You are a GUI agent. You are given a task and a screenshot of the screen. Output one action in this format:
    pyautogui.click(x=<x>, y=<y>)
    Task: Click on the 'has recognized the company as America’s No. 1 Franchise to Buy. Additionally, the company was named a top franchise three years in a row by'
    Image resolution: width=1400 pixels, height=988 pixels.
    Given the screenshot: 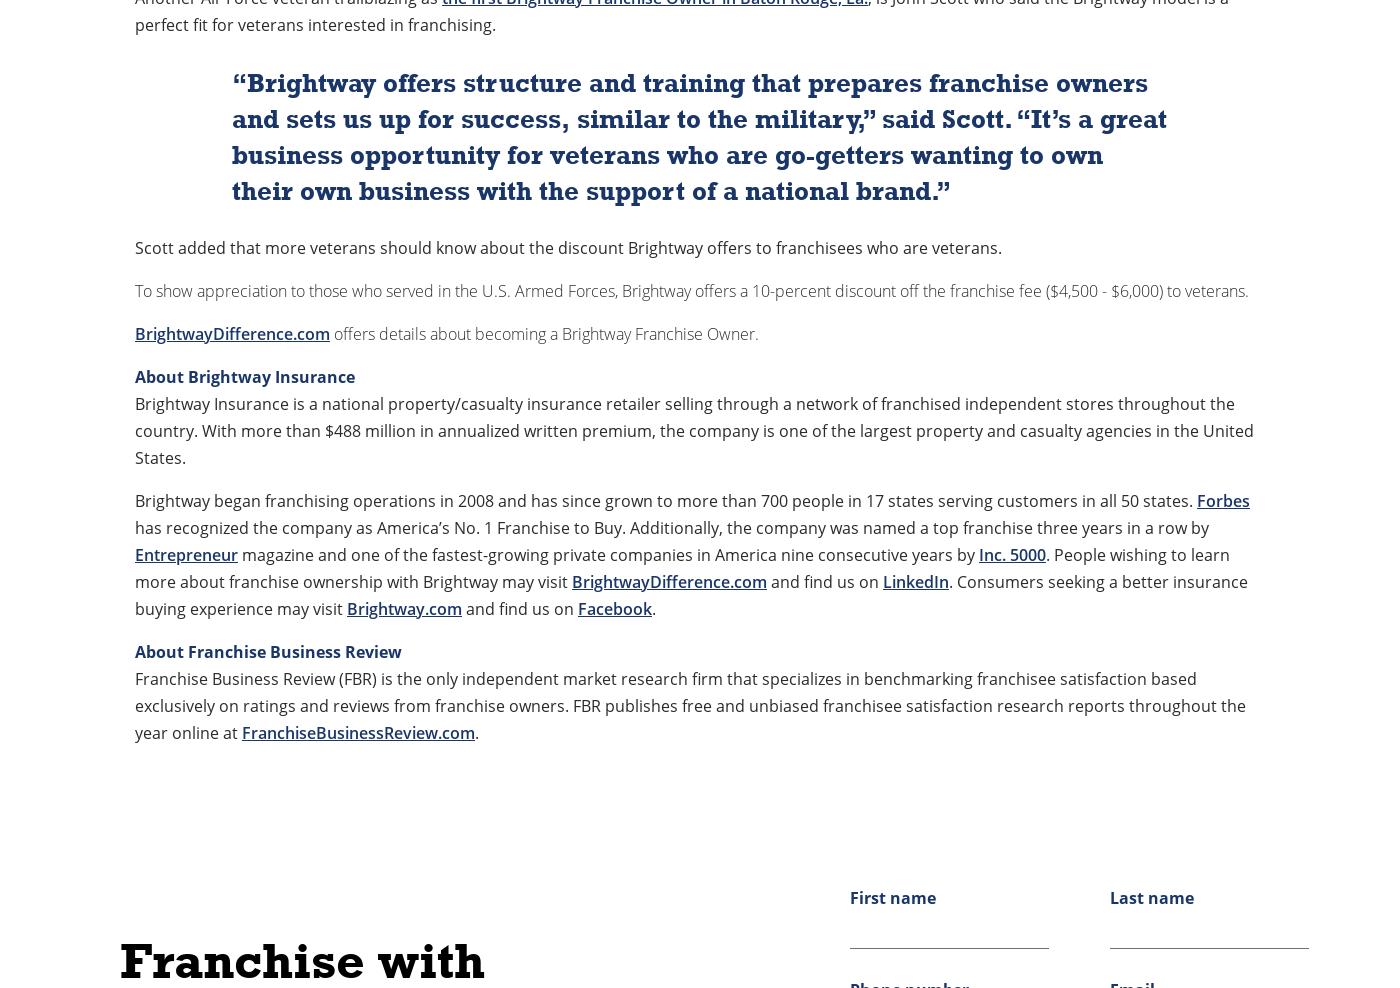 What is the action you would take?
    pyautogui.click(x=672, y=525)
    